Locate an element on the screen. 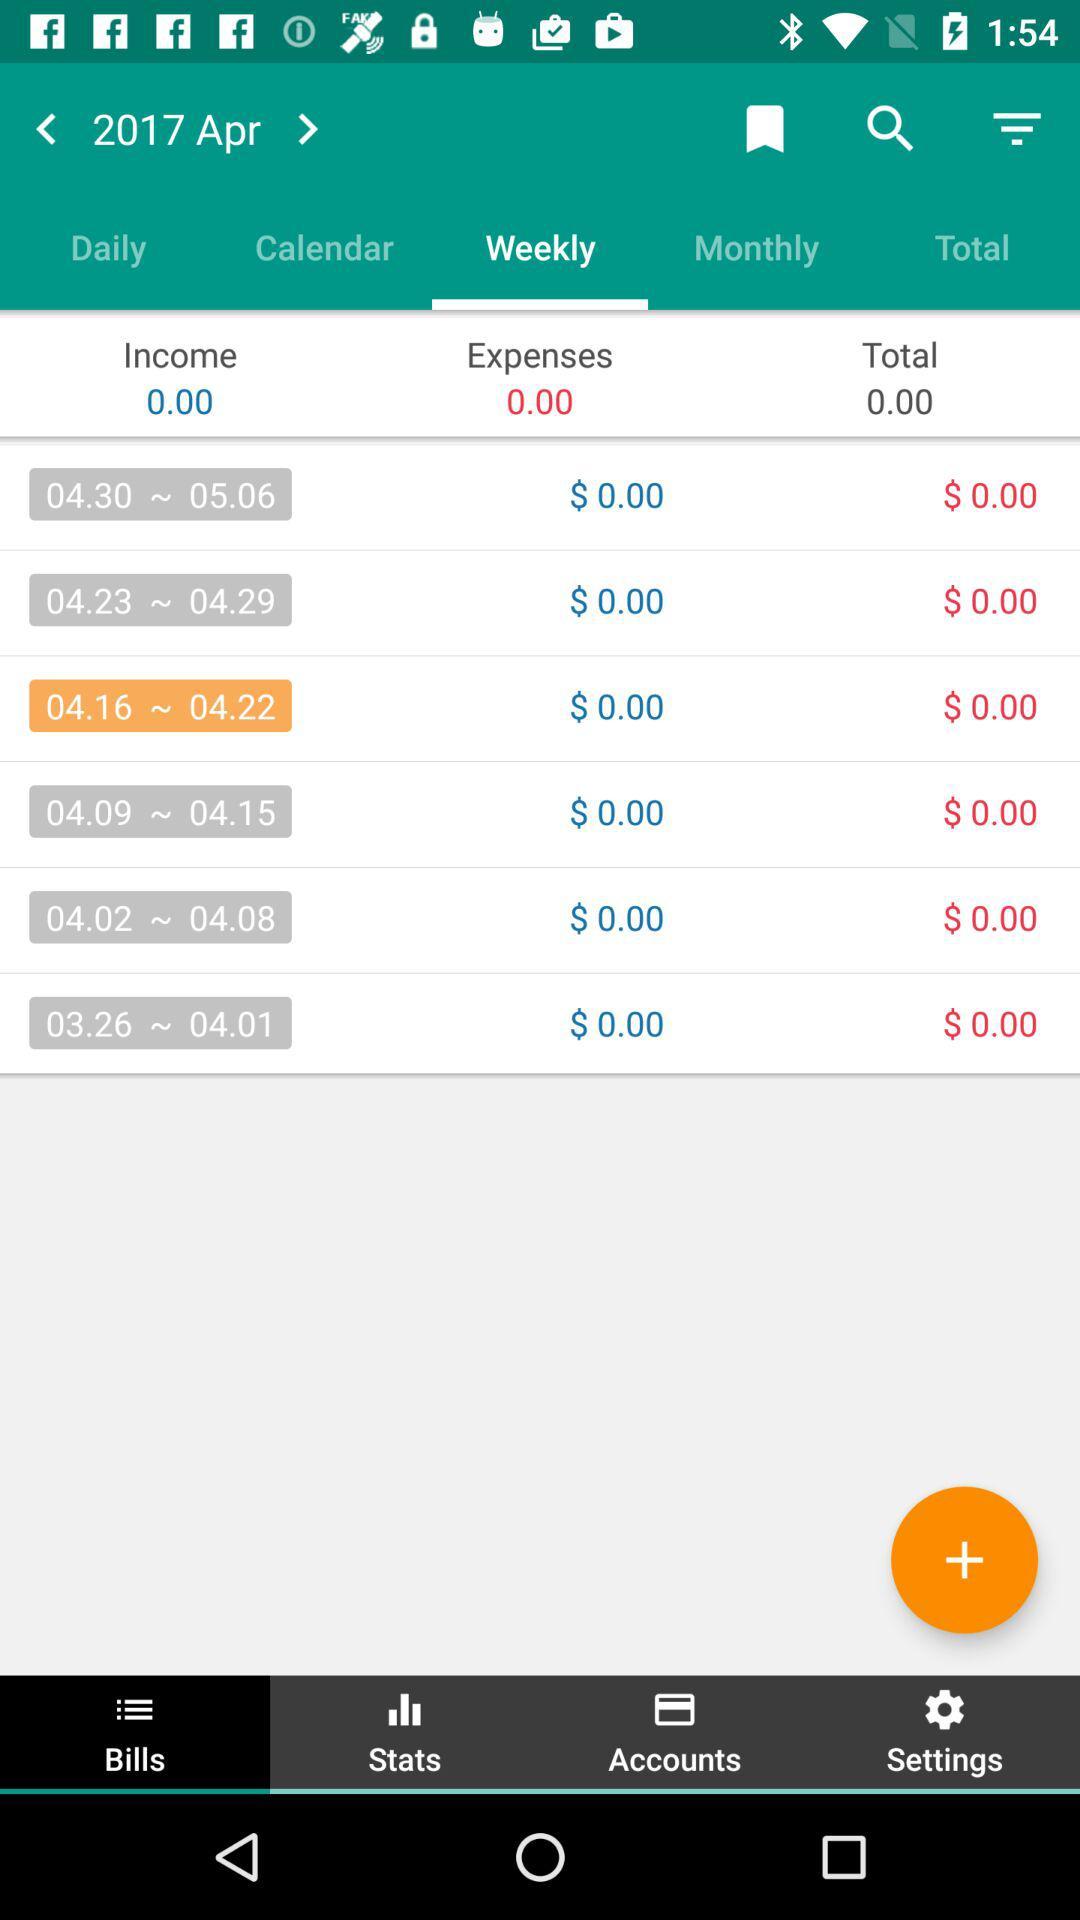  item next to total icon is located at coordinates (756, 245).